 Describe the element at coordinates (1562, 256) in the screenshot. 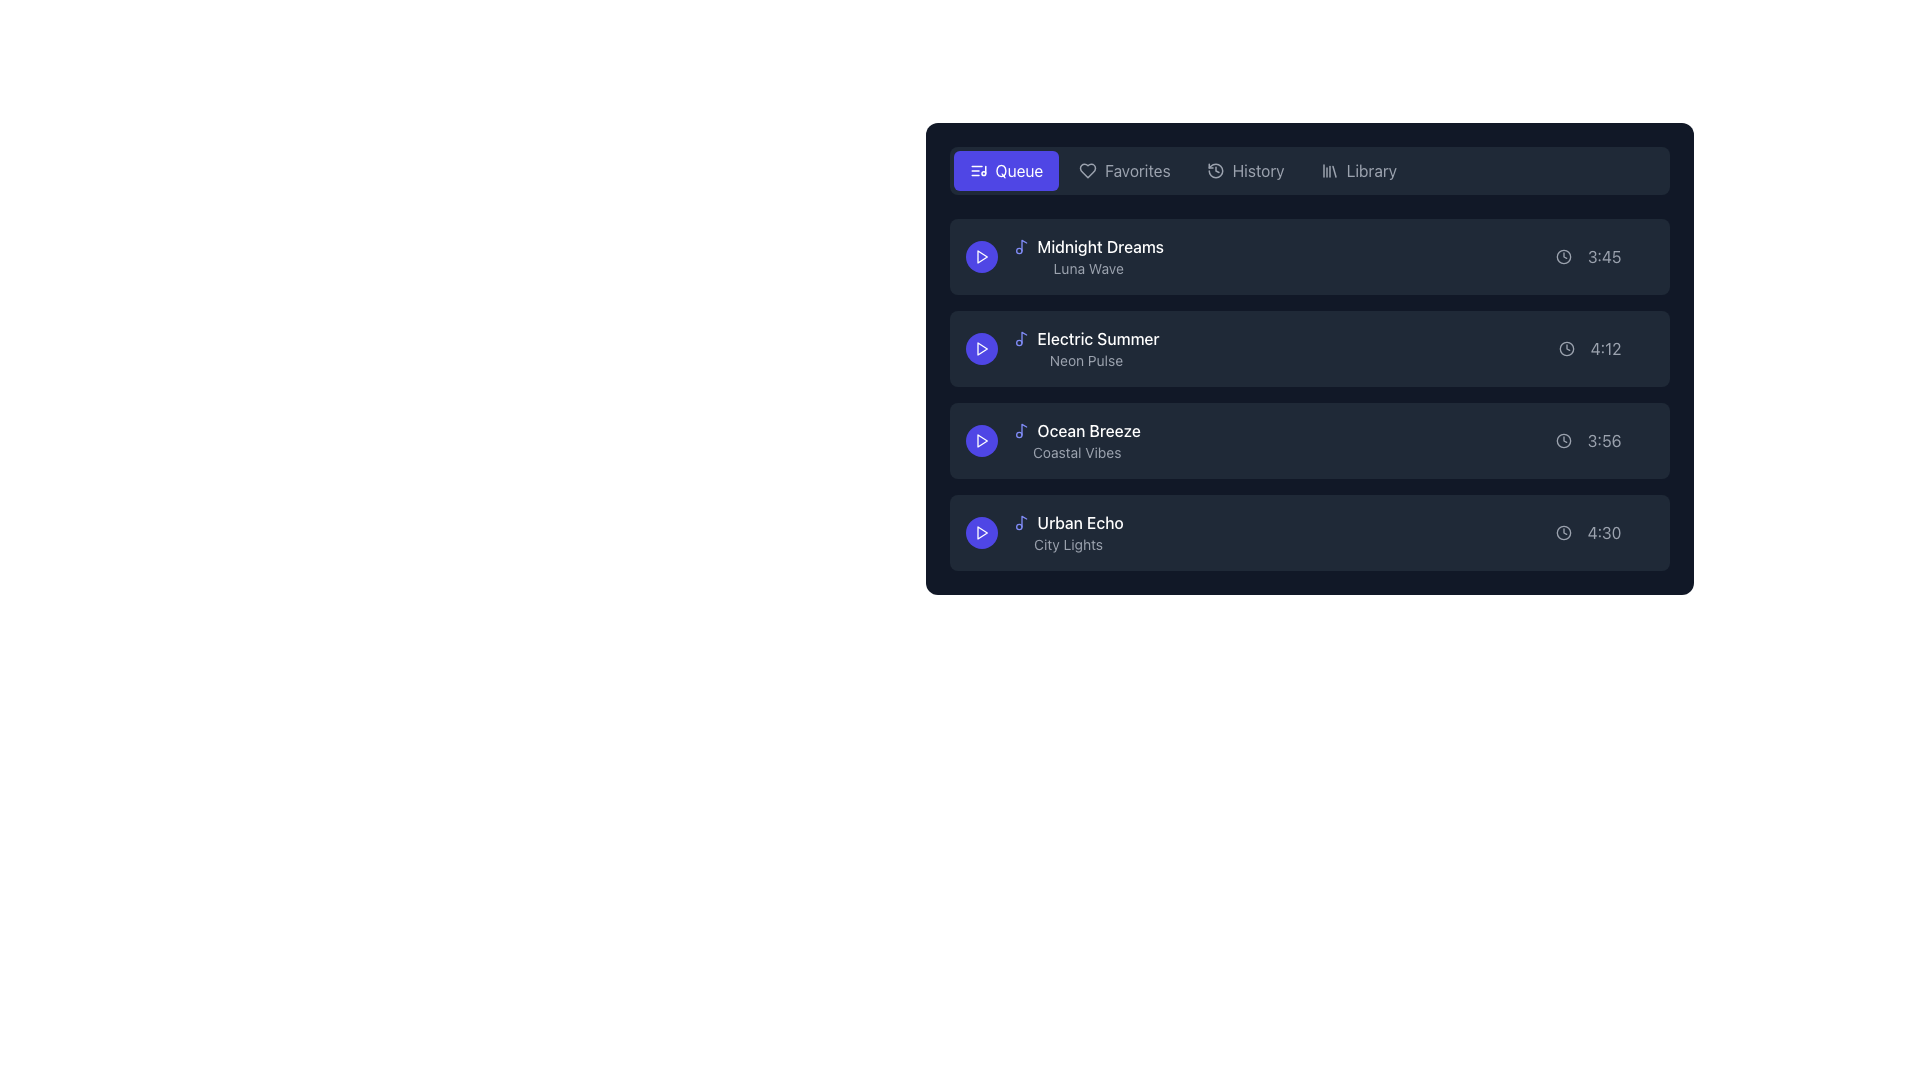

I see `the clock icon located in the first row of the list, which is aligned to the right of the text '3:45'` at that location.